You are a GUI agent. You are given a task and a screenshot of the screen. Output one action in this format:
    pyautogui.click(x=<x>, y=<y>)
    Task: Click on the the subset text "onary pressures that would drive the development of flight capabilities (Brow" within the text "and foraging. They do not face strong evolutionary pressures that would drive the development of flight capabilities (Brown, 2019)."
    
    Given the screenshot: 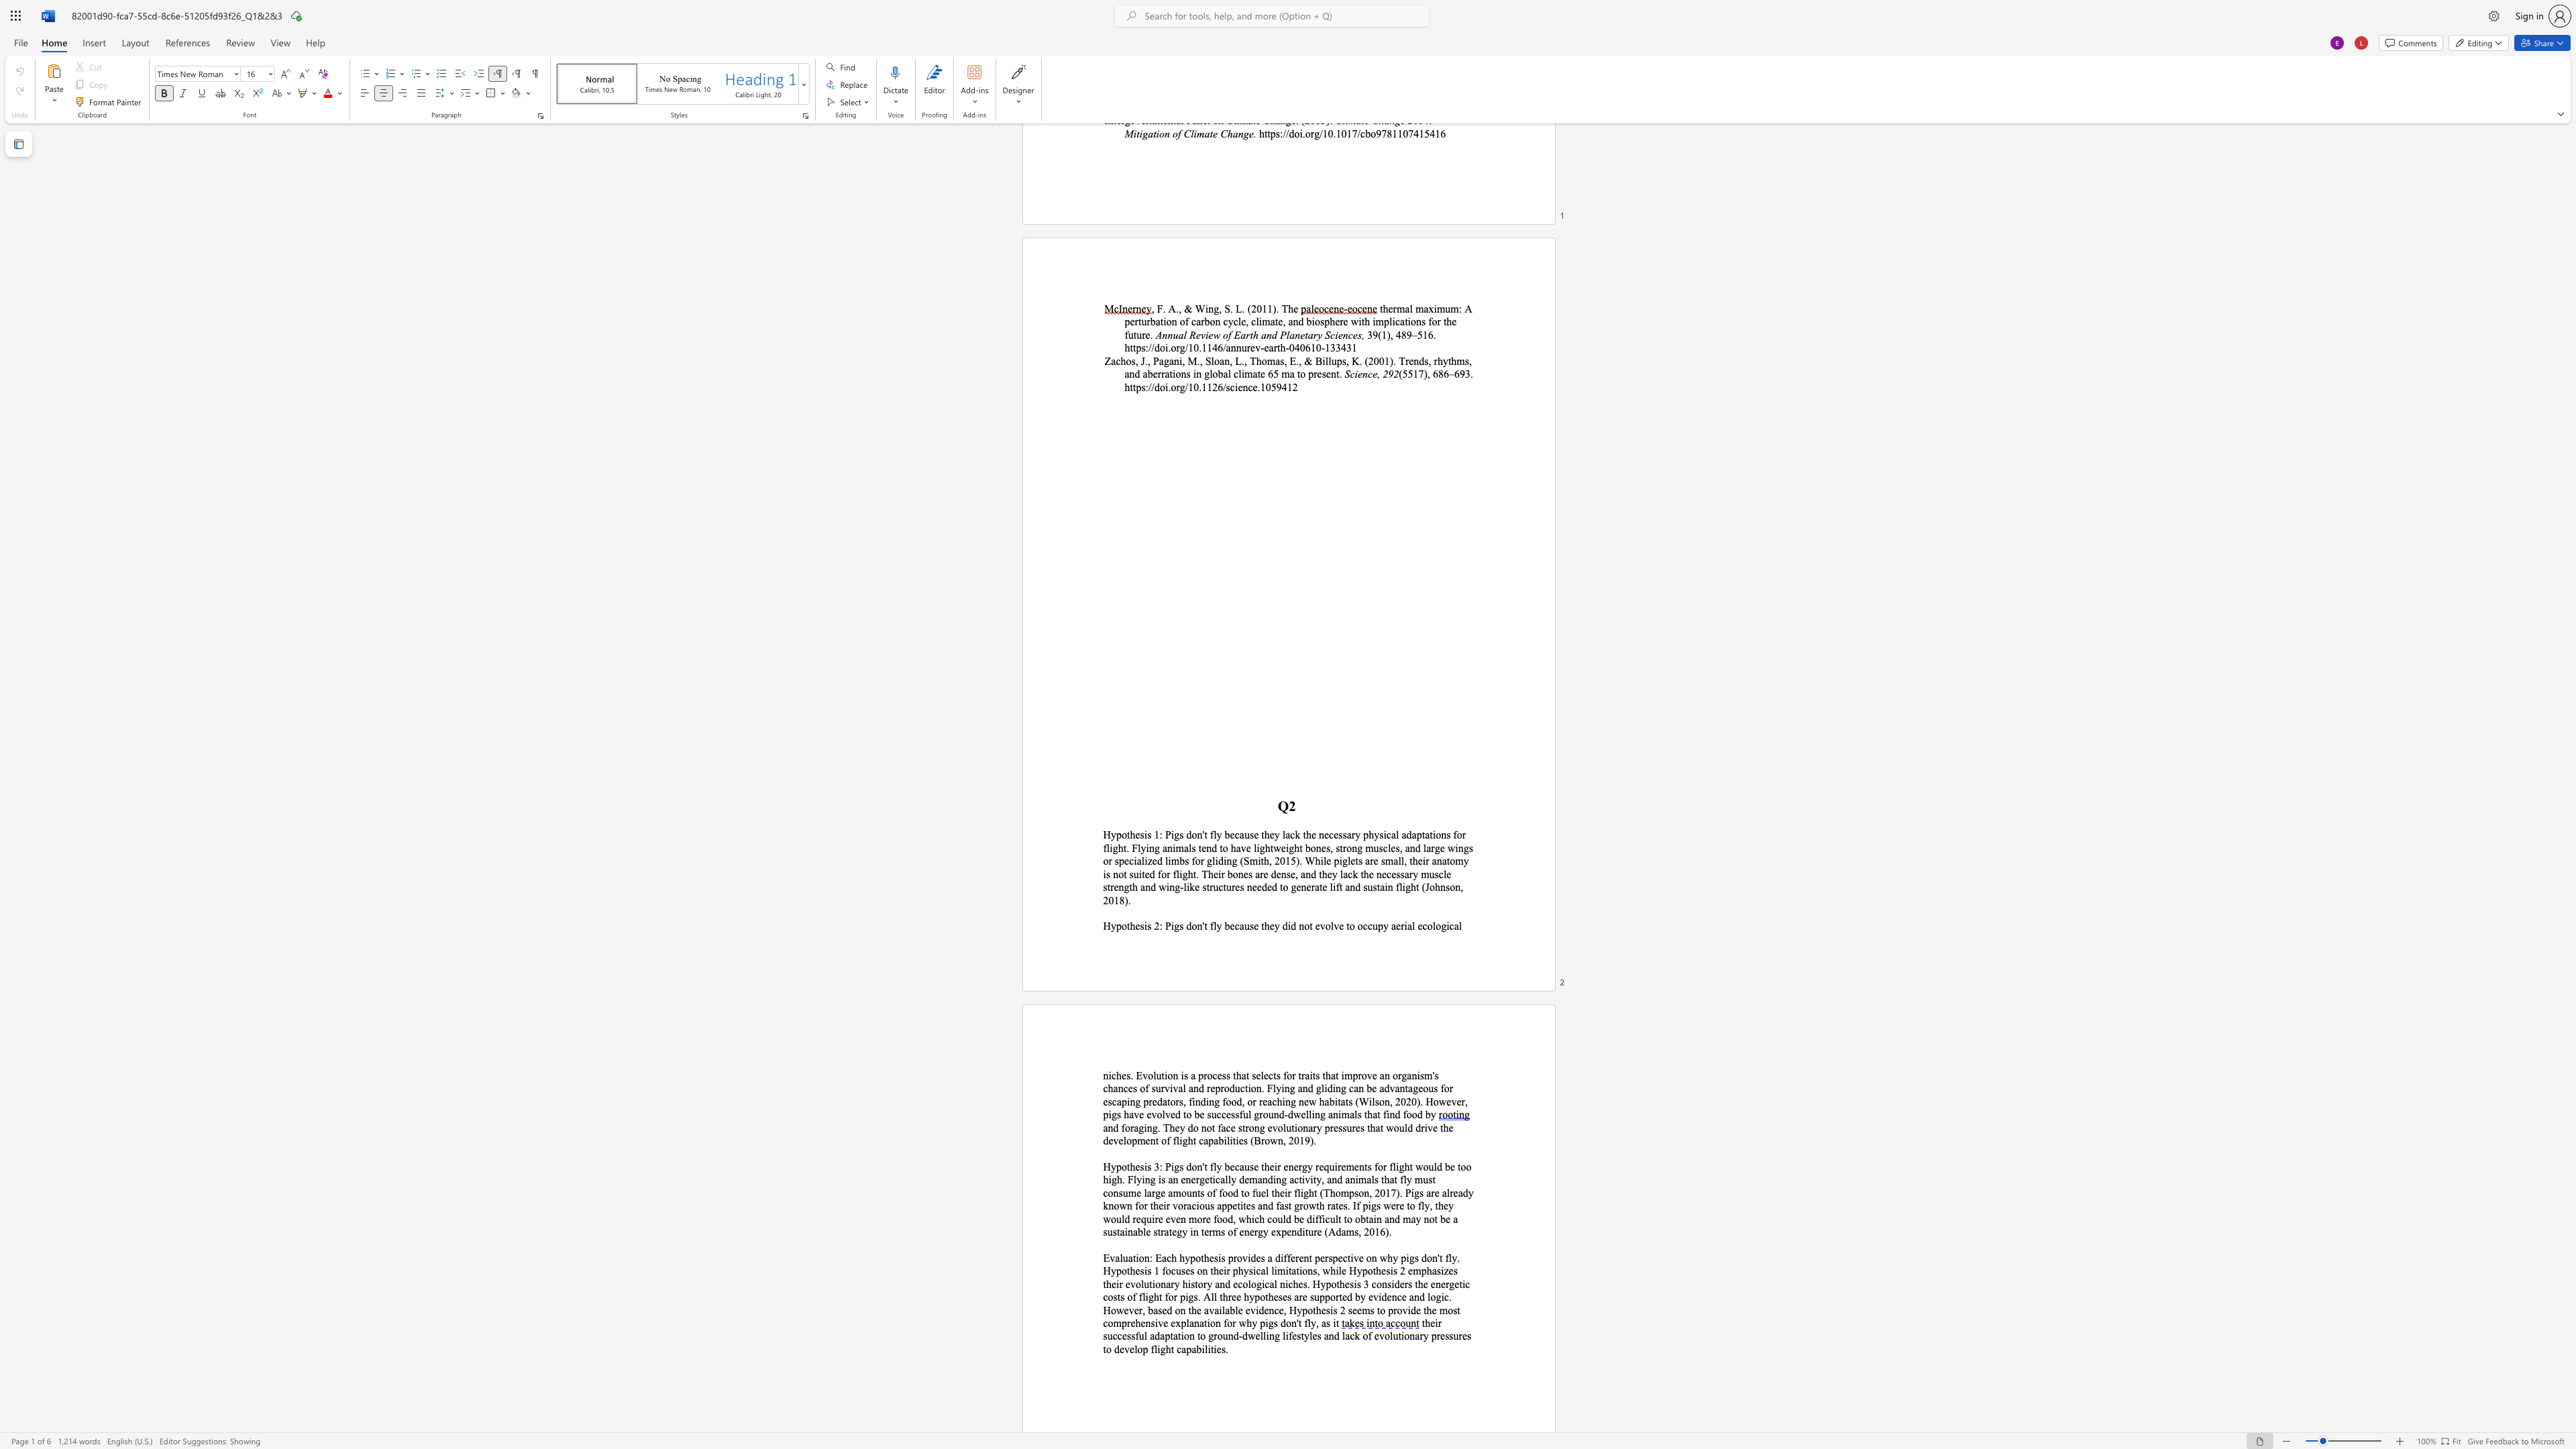 What is the action you would take?
    pyautogui.click(x=1297, y=1128)
    